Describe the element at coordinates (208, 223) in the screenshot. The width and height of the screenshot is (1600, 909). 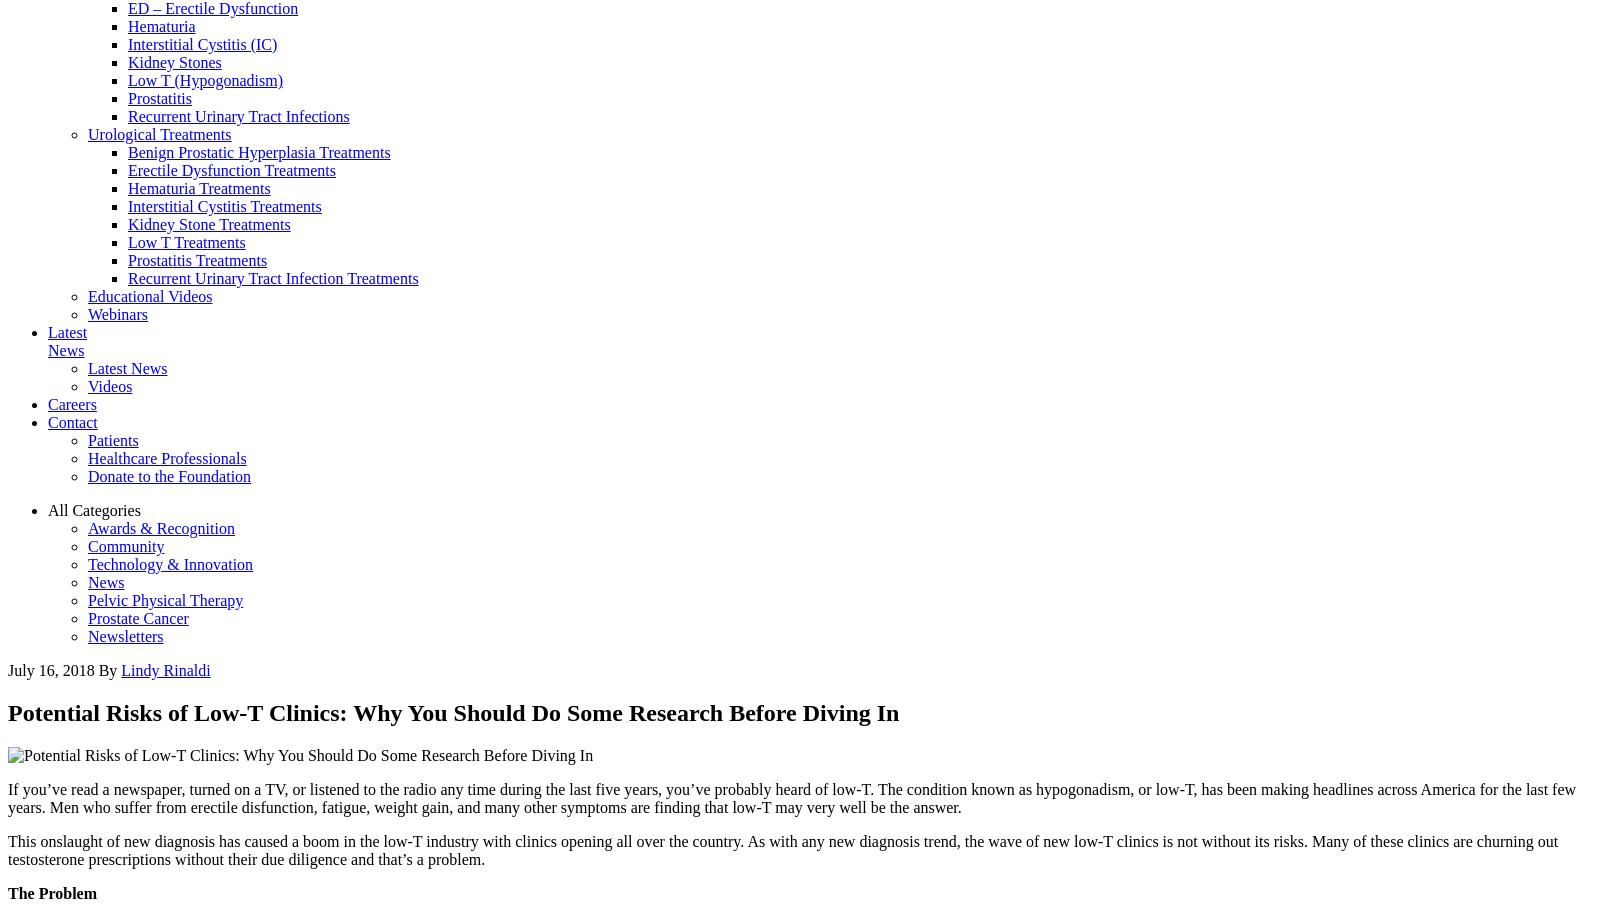
I see `'Kidney Stone Treatments'` at that location.